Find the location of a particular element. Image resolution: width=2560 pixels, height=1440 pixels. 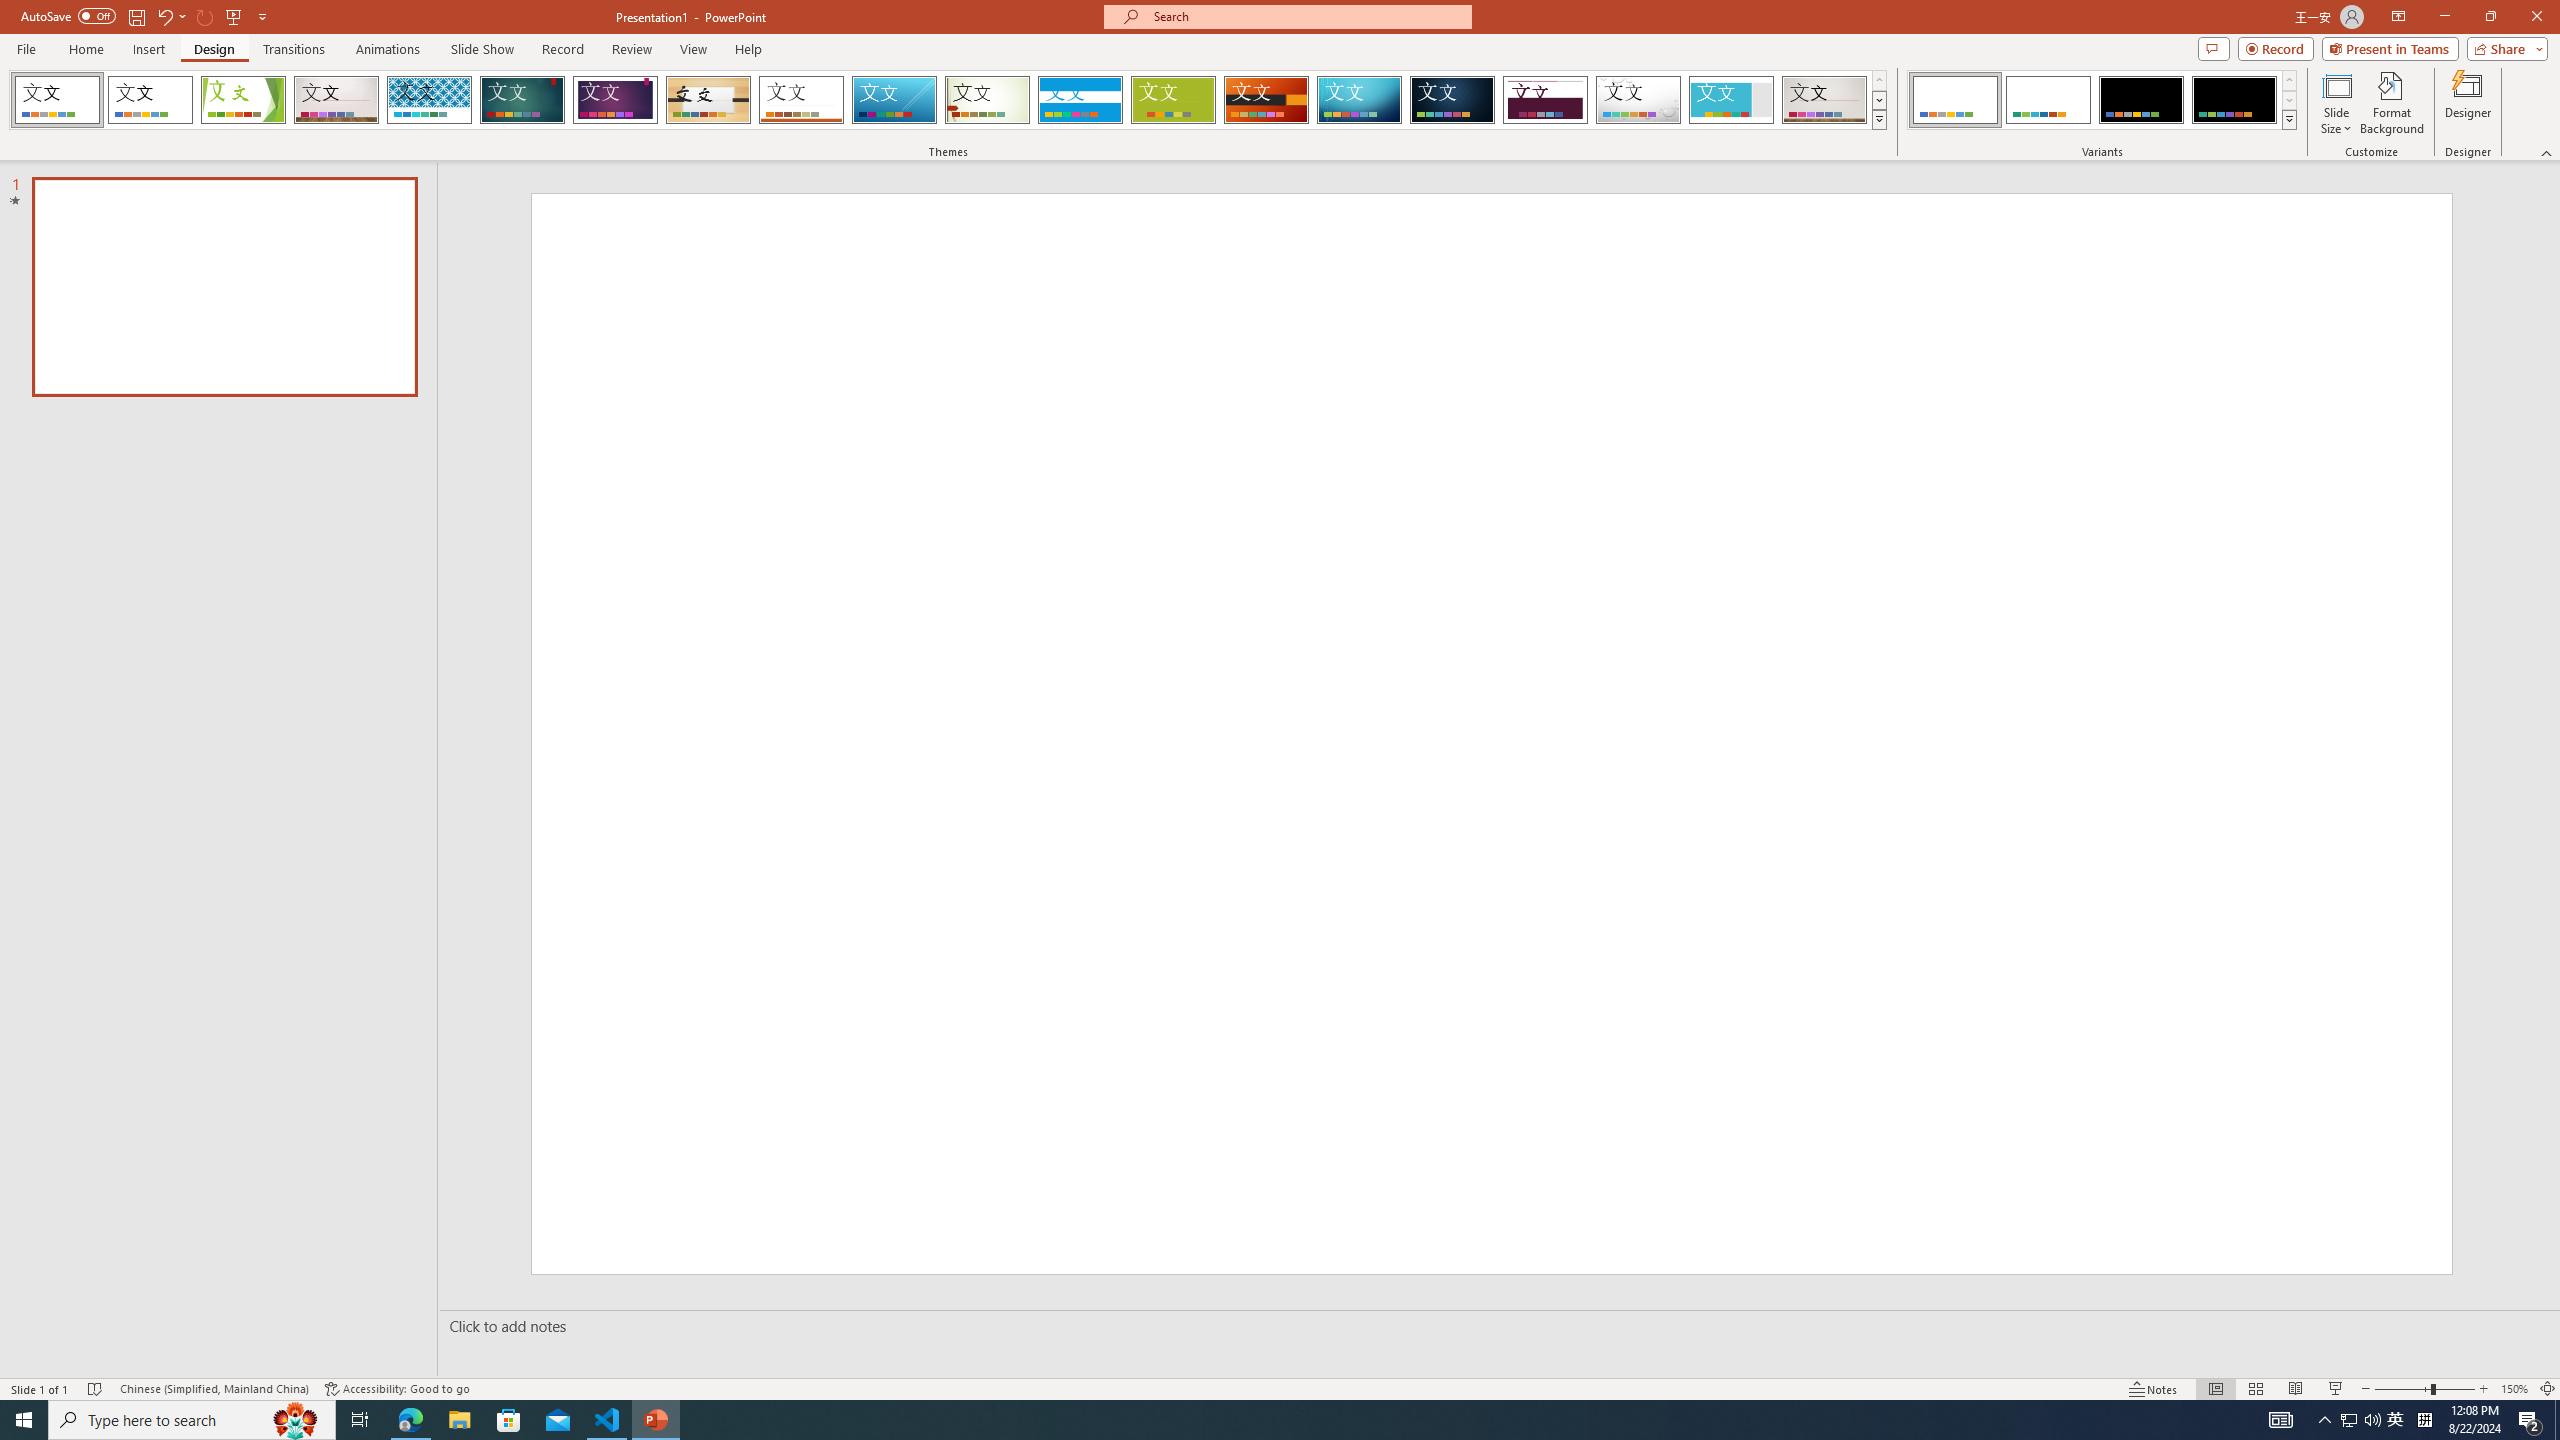

'Basis Loading Preview...' is located at coordinates (1173, 99).